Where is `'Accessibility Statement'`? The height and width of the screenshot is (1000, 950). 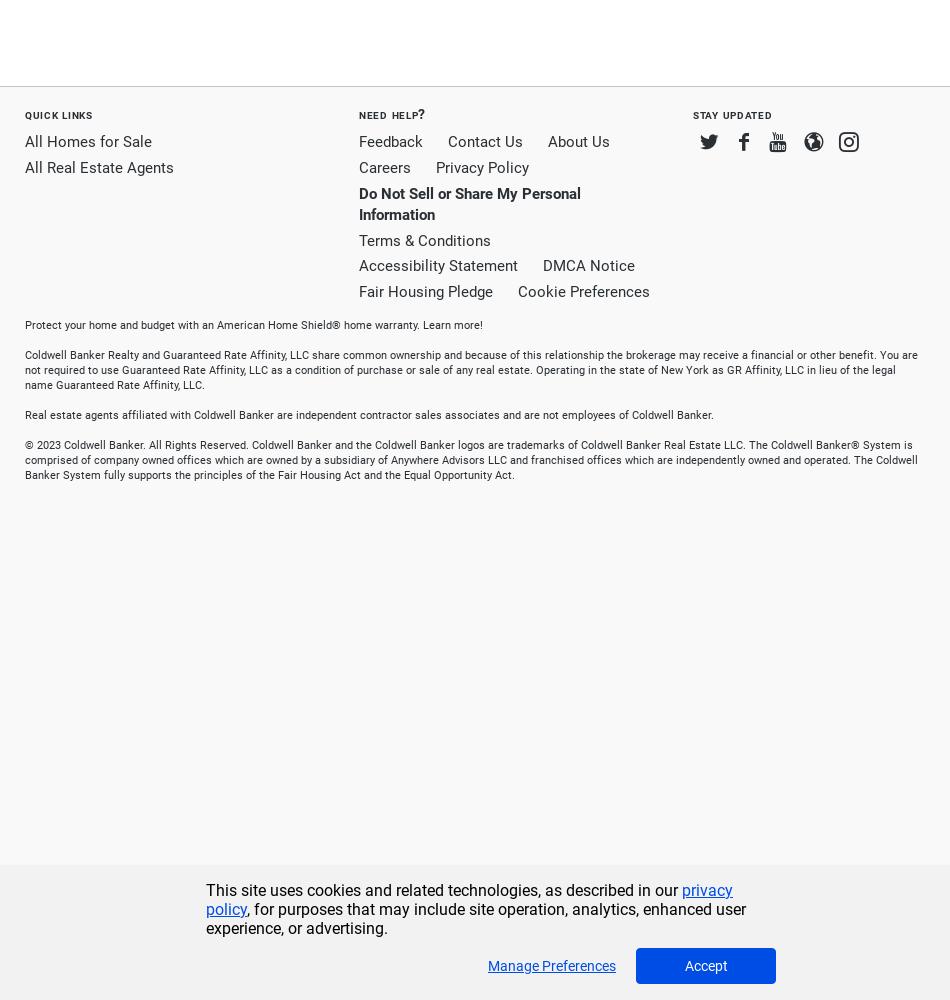
'Accessibility Statement' is located at coordinates (437, 266).